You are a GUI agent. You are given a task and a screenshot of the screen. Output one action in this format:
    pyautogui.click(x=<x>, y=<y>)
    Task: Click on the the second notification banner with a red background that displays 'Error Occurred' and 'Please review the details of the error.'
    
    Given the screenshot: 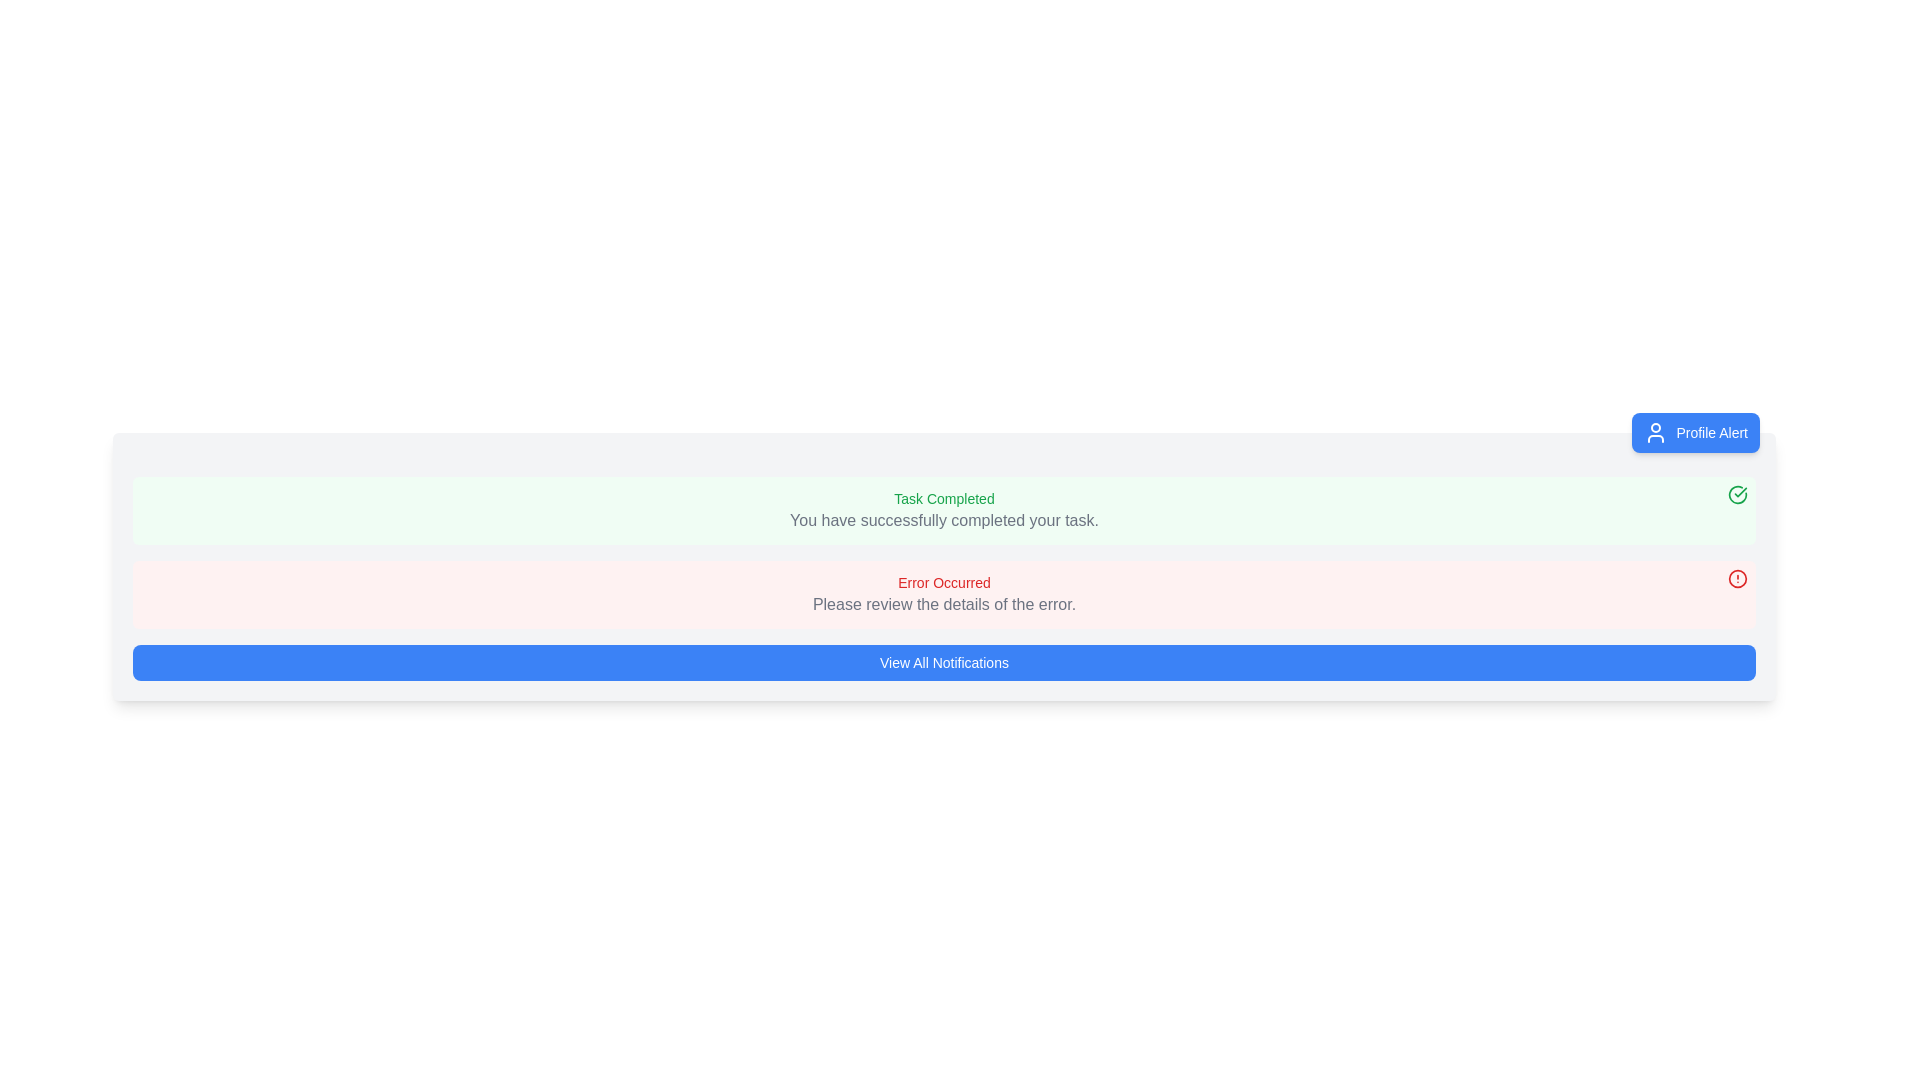 What is the action you would take?
    pyautogui.click(x=943, y=593)
    